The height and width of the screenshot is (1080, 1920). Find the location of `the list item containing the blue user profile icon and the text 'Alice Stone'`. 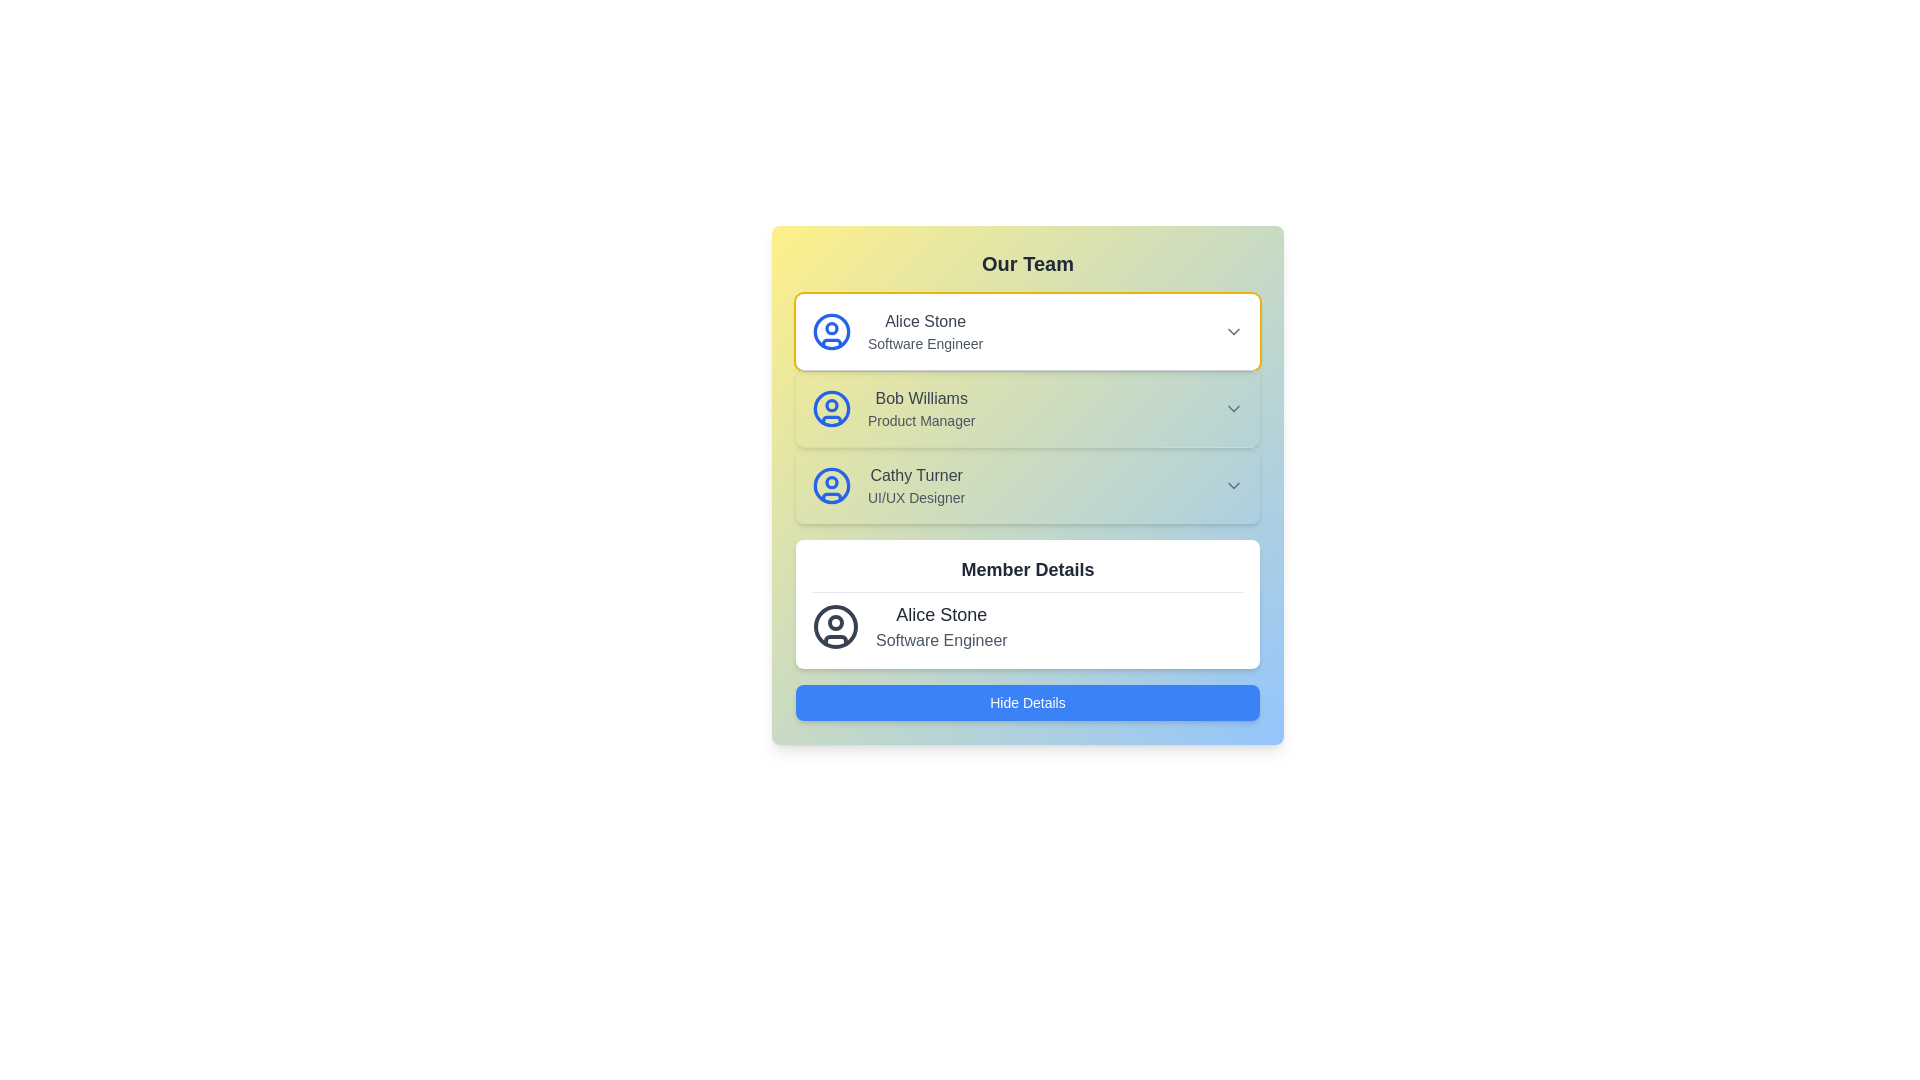

the list item containing the blue user profile icon and the text 'Alice Stone' is located at coordinates (896, 330).